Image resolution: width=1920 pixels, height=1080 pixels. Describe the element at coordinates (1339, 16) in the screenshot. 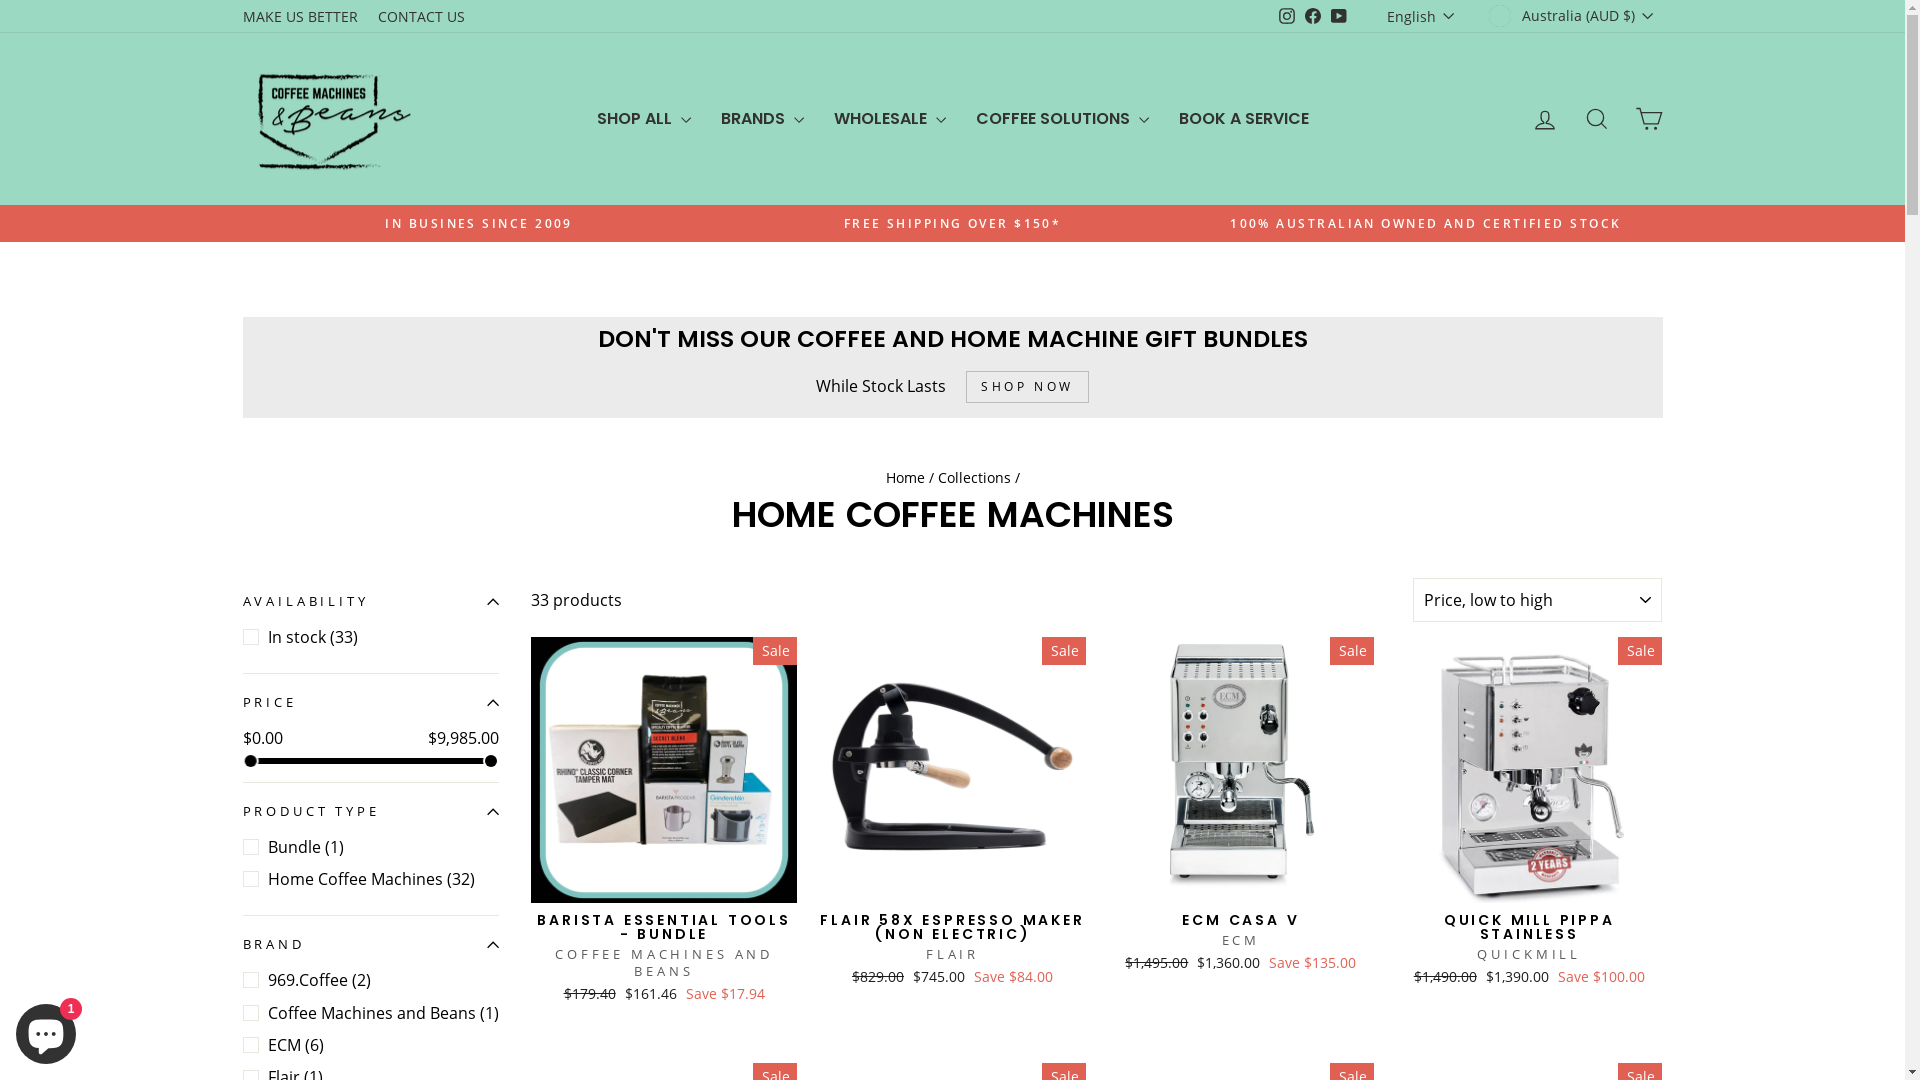

I see `'YouTube'` at that location.